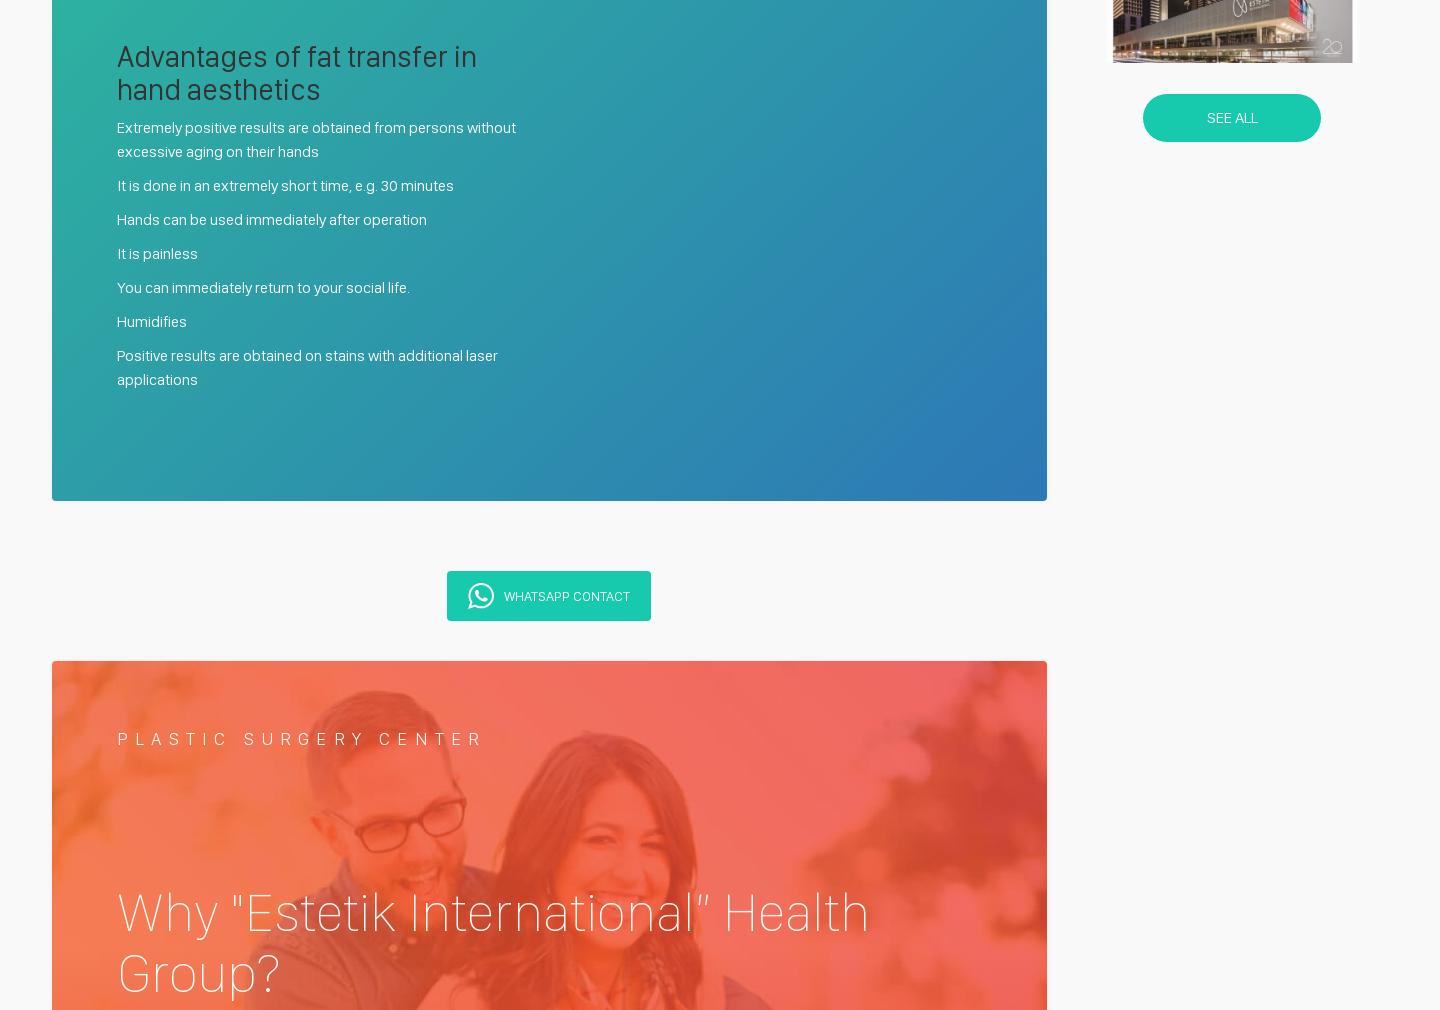 Image resolution: width=1440 pixels, height=1010 pixels. What do you see at coordinates (117, 737) in the screenshot?
I see `'PLASTIC SURGERY CENTER'` at bounding box center [117, 737].